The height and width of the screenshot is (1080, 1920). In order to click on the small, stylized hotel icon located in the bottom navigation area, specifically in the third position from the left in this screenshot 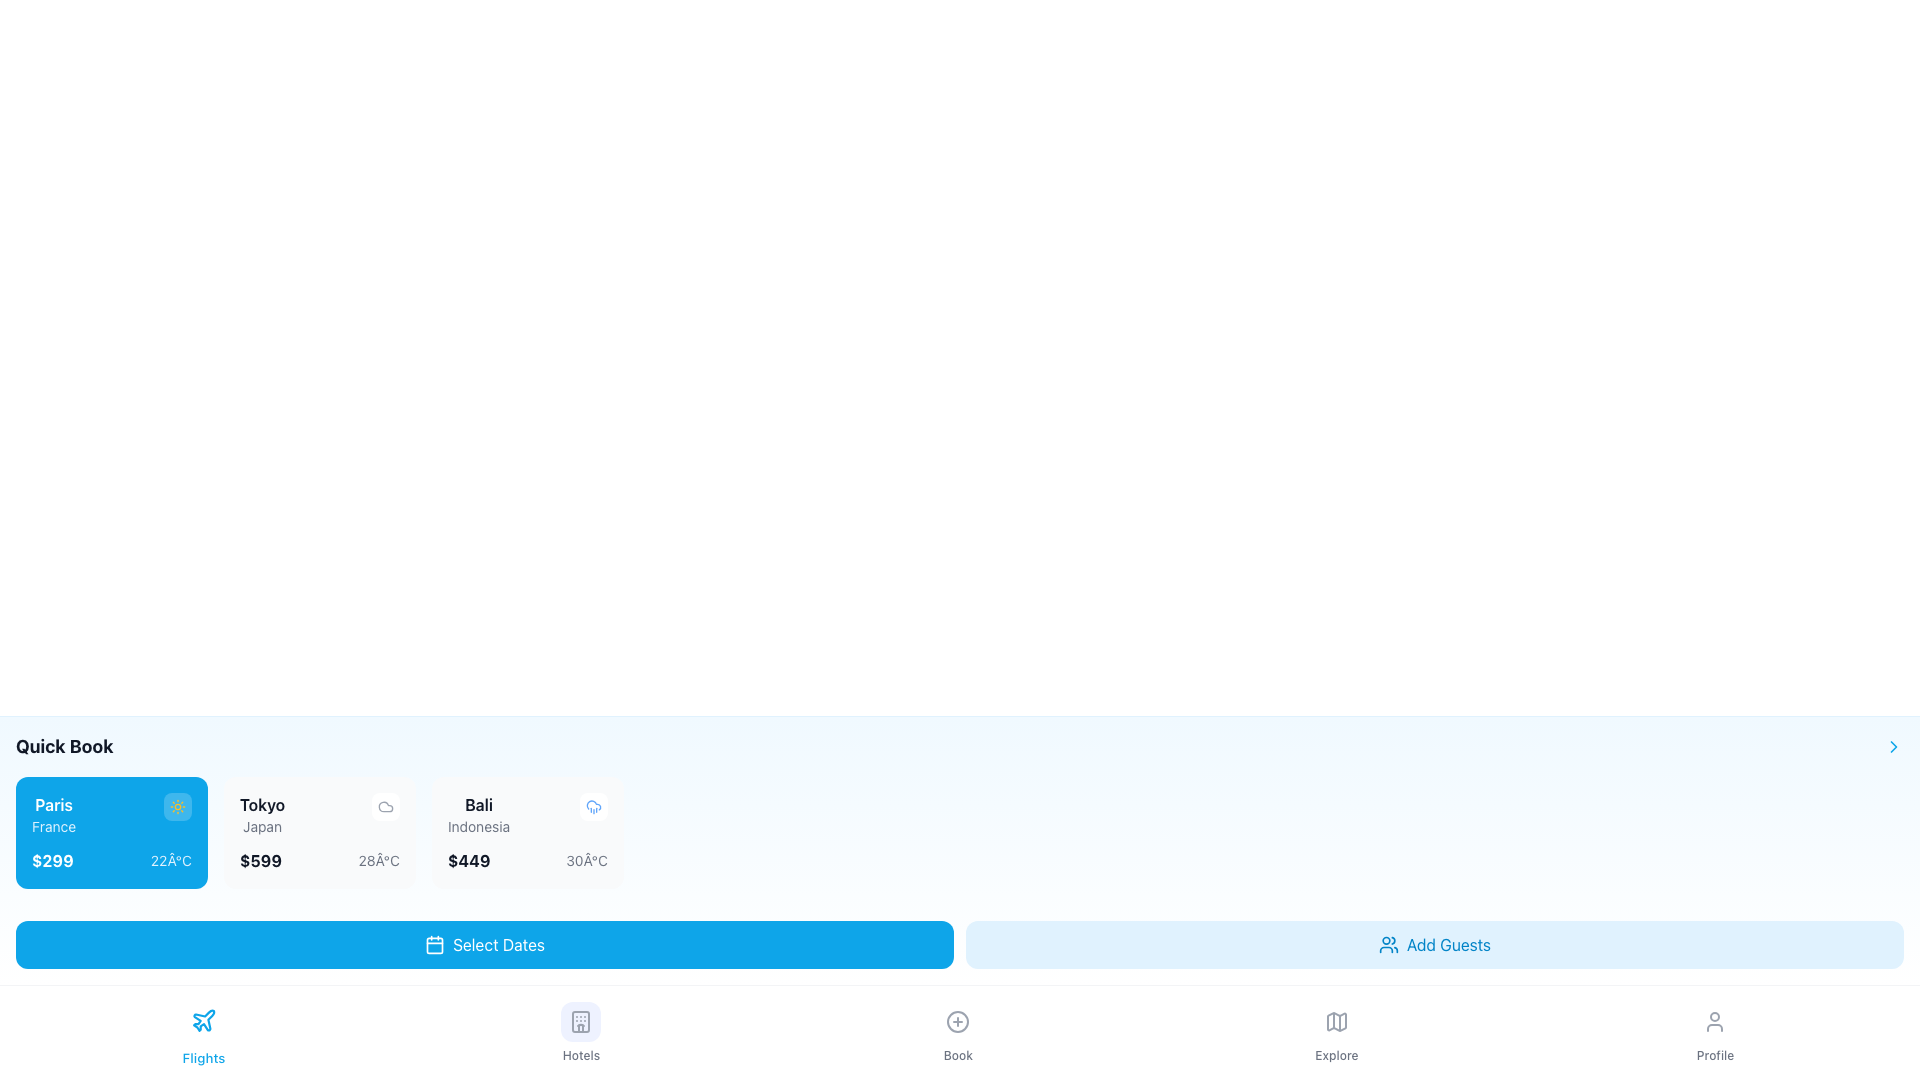, I will do `click(580, 1022)`.